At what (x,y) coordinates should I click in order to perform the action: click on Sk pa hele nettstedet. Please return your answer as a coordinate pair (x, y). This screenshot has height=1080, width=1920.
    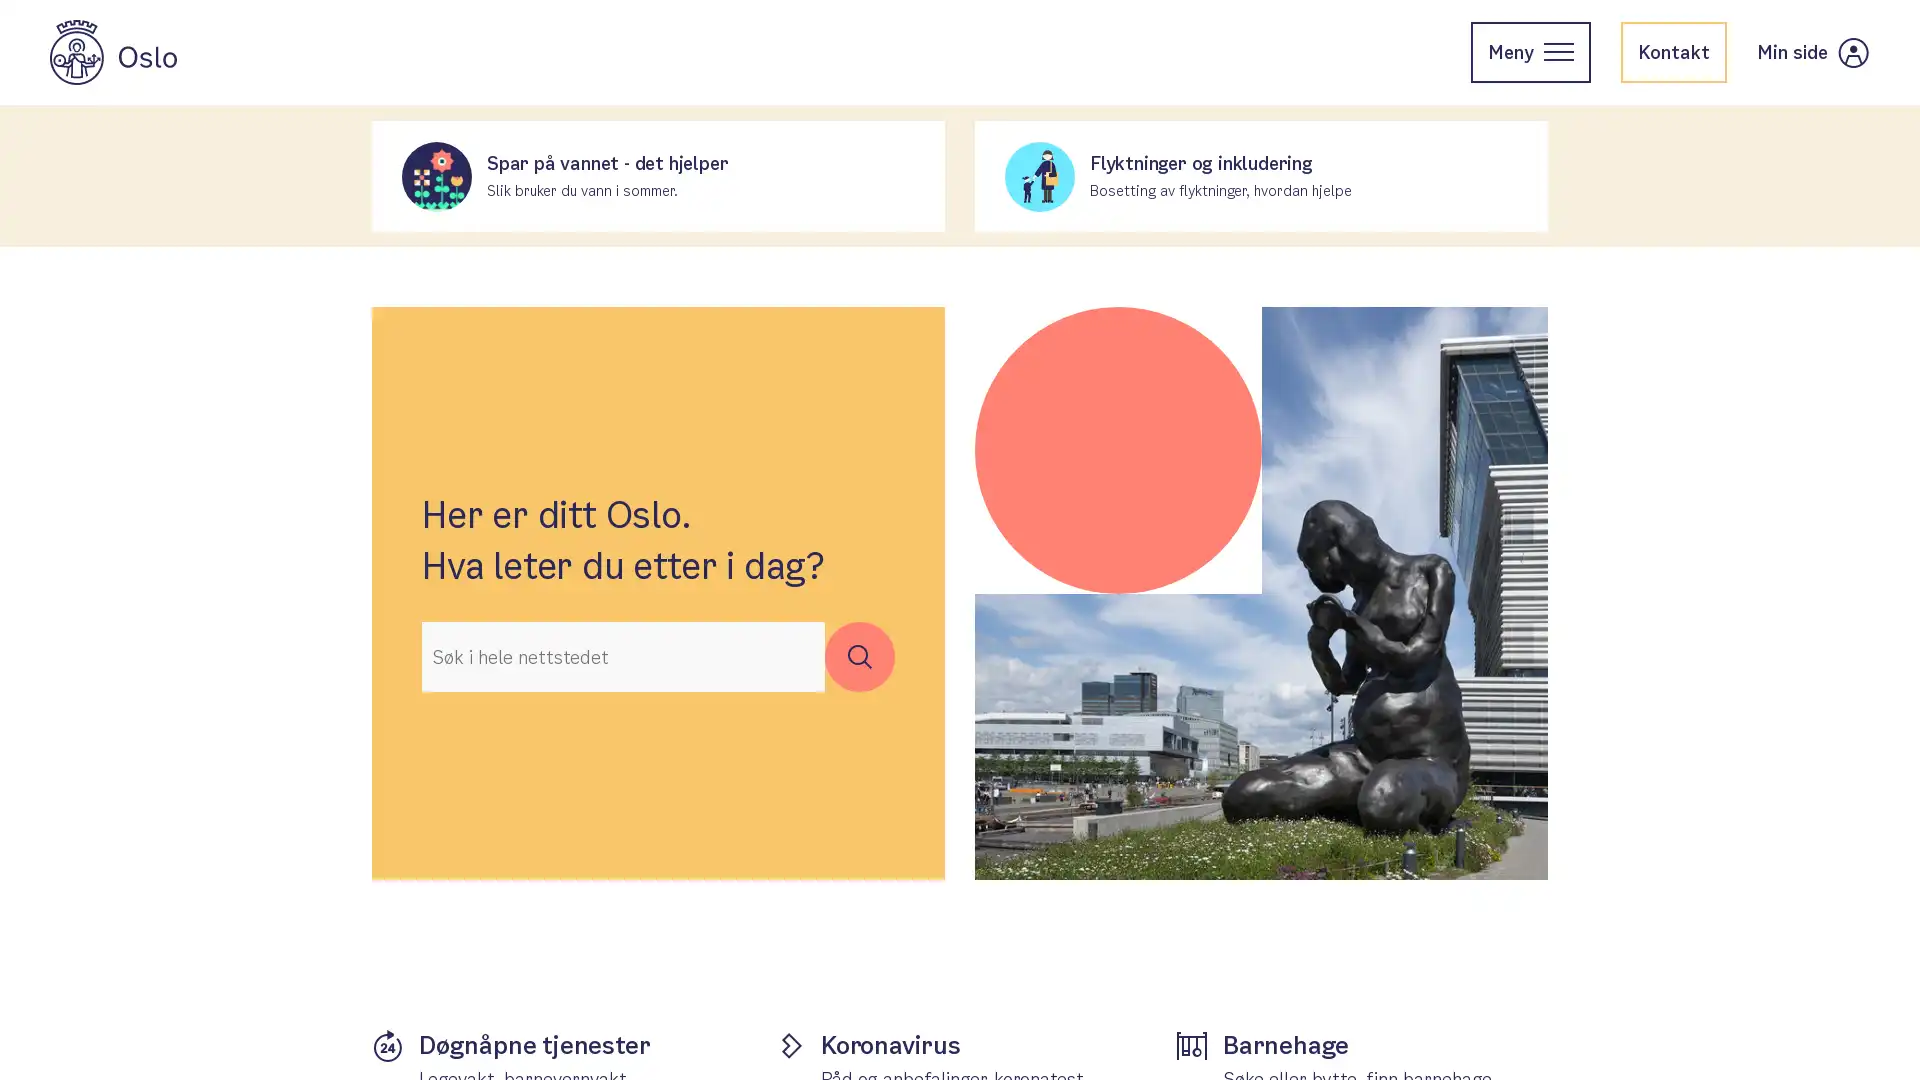
    Looking at the image, I should click on (859, 656).